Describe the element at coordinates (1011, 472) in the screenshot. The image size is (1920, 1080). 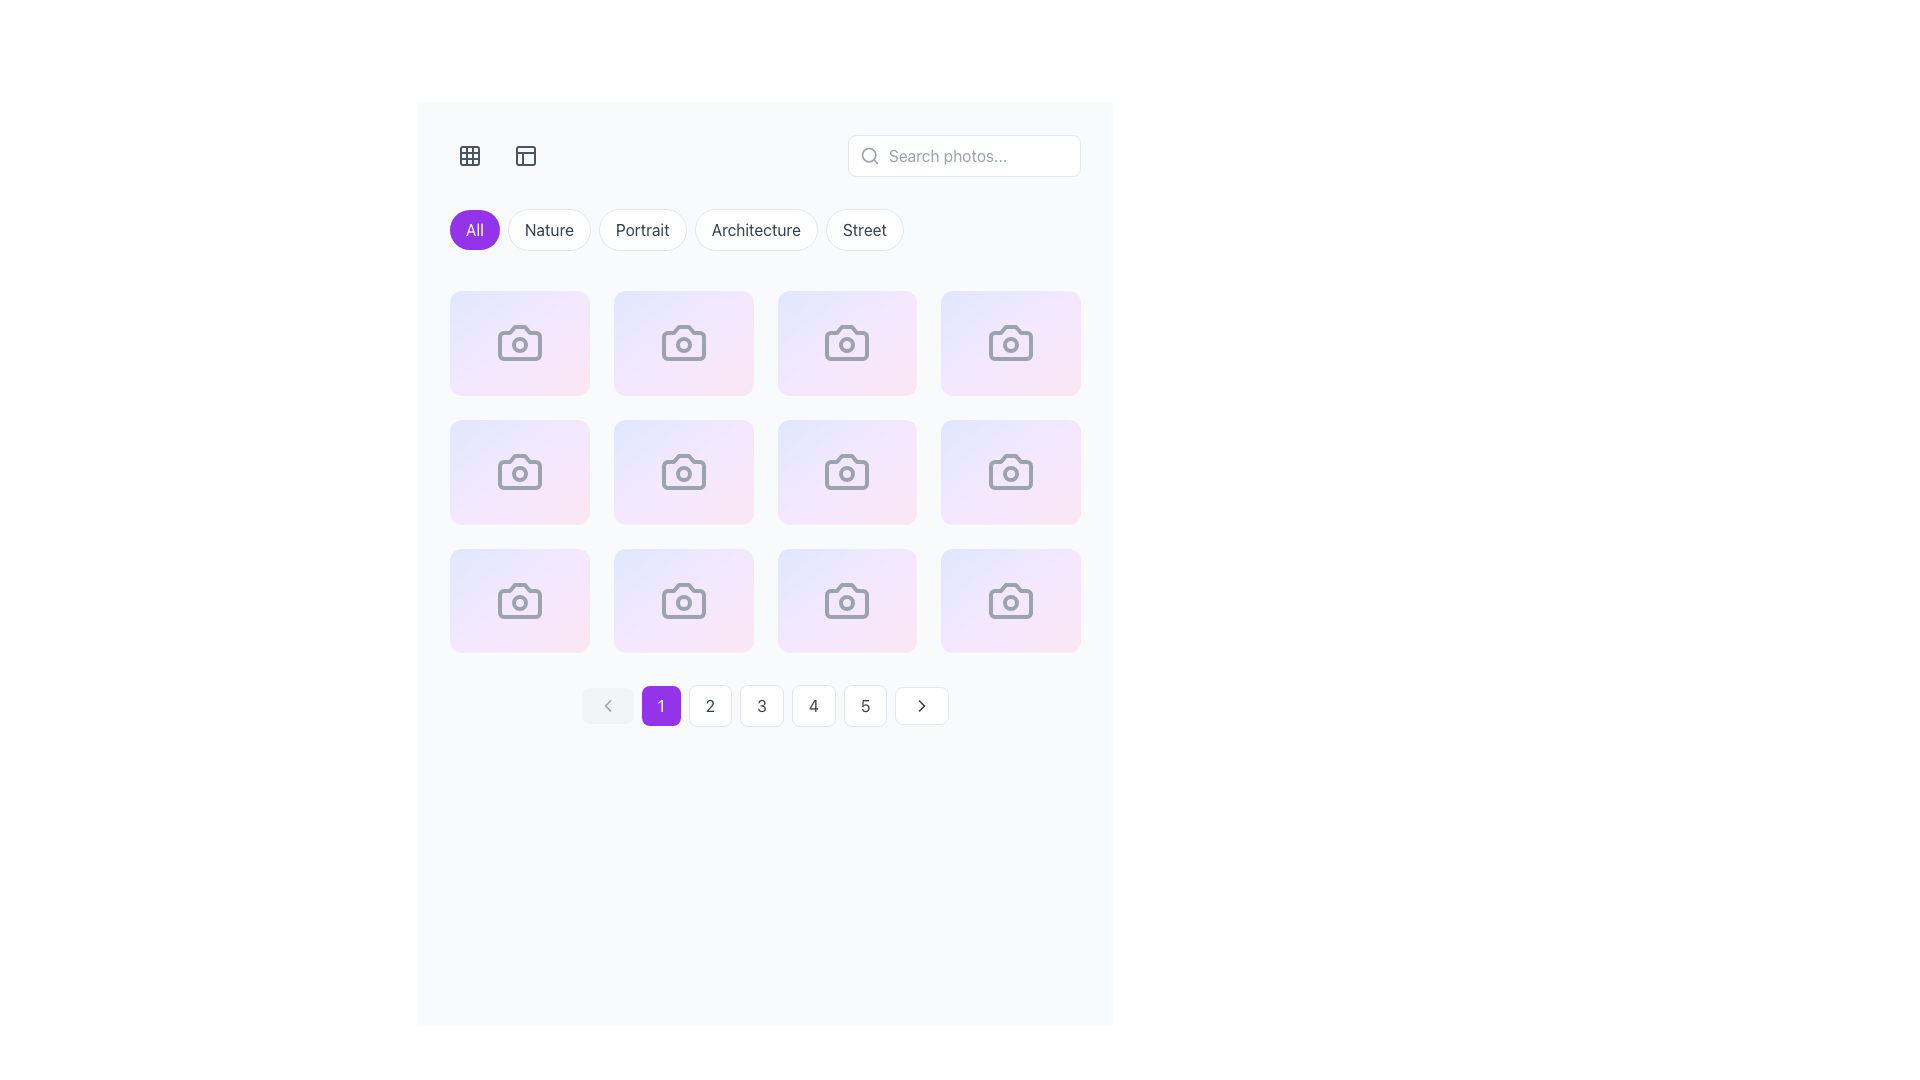
I see `the camera icon, which is a gray camera-shaped element with a circular lens, located in the fourth column of the third row in a grid layout` at that location.